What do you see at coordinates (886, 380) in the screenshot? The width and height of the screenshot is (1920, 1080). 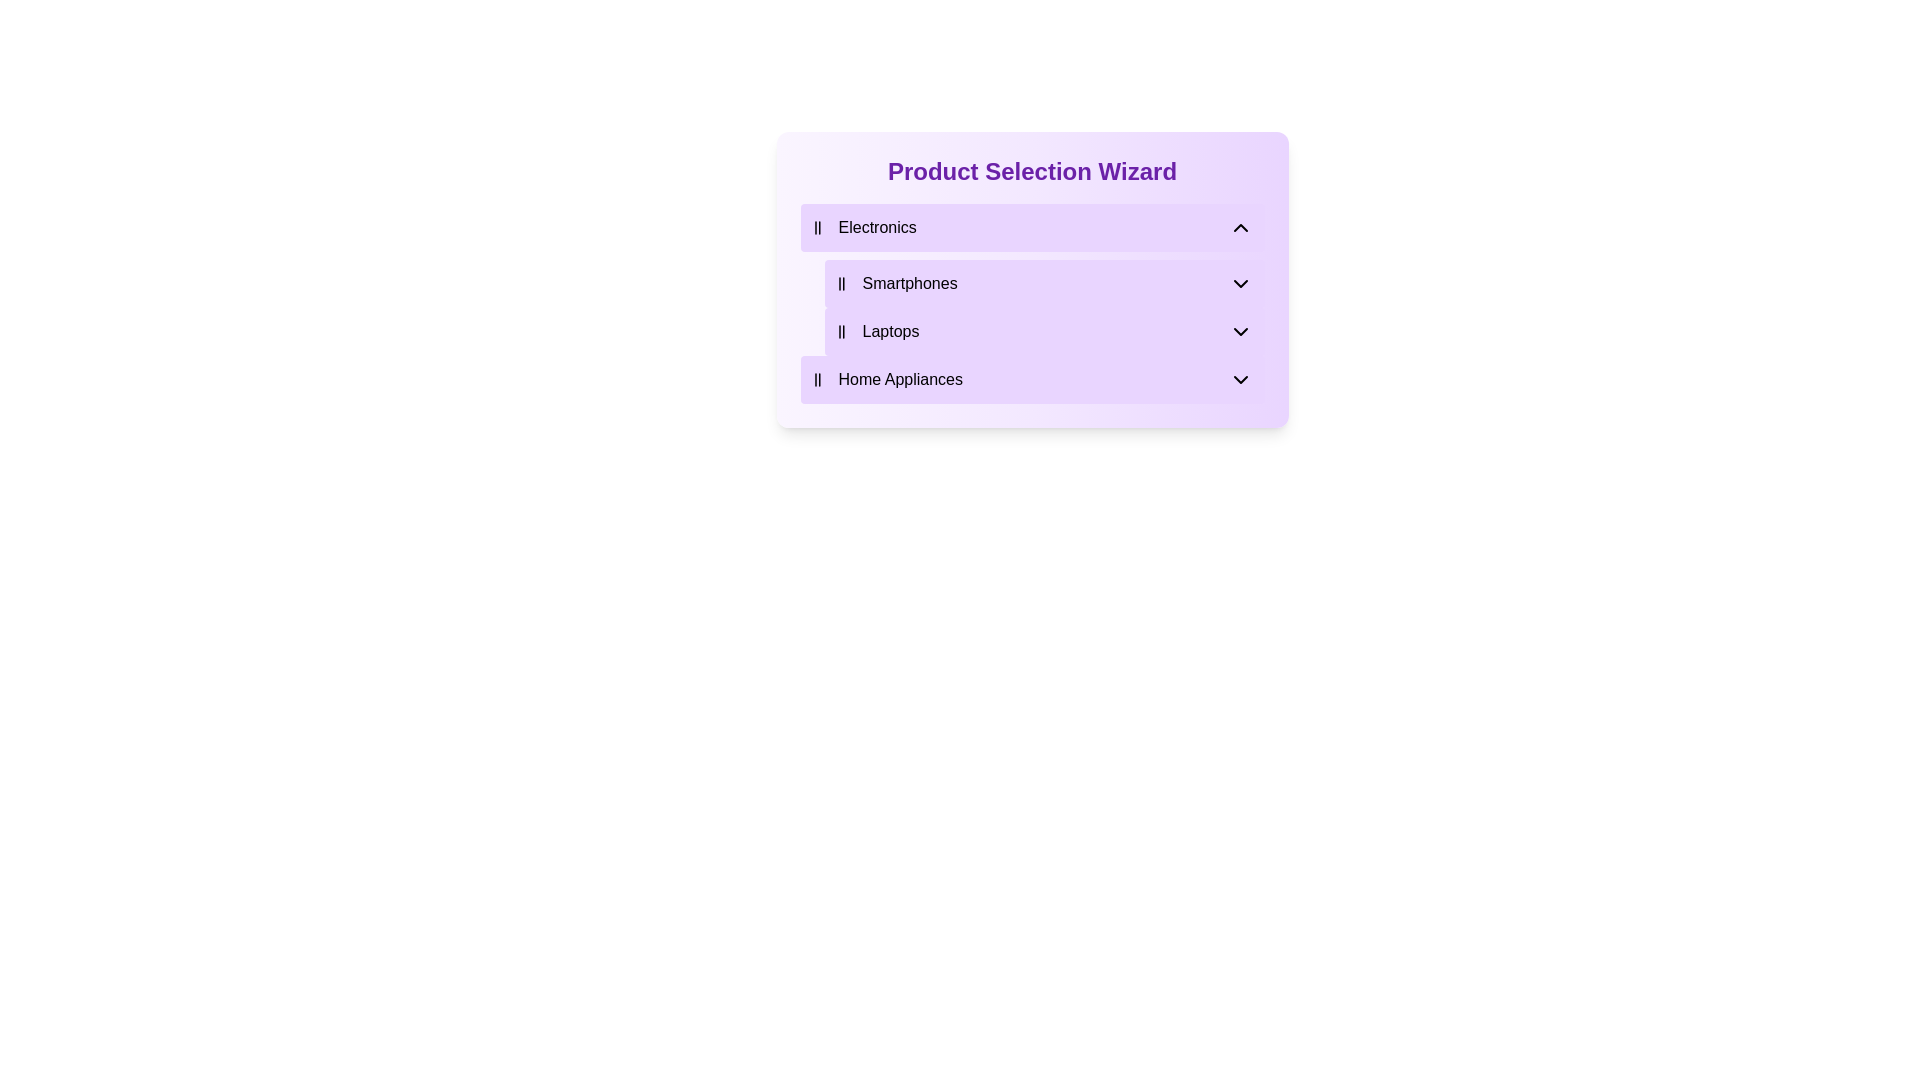 I see `the 'Home Appliances' text element, which features a small icon on its left` at bounding box center [886, 380].